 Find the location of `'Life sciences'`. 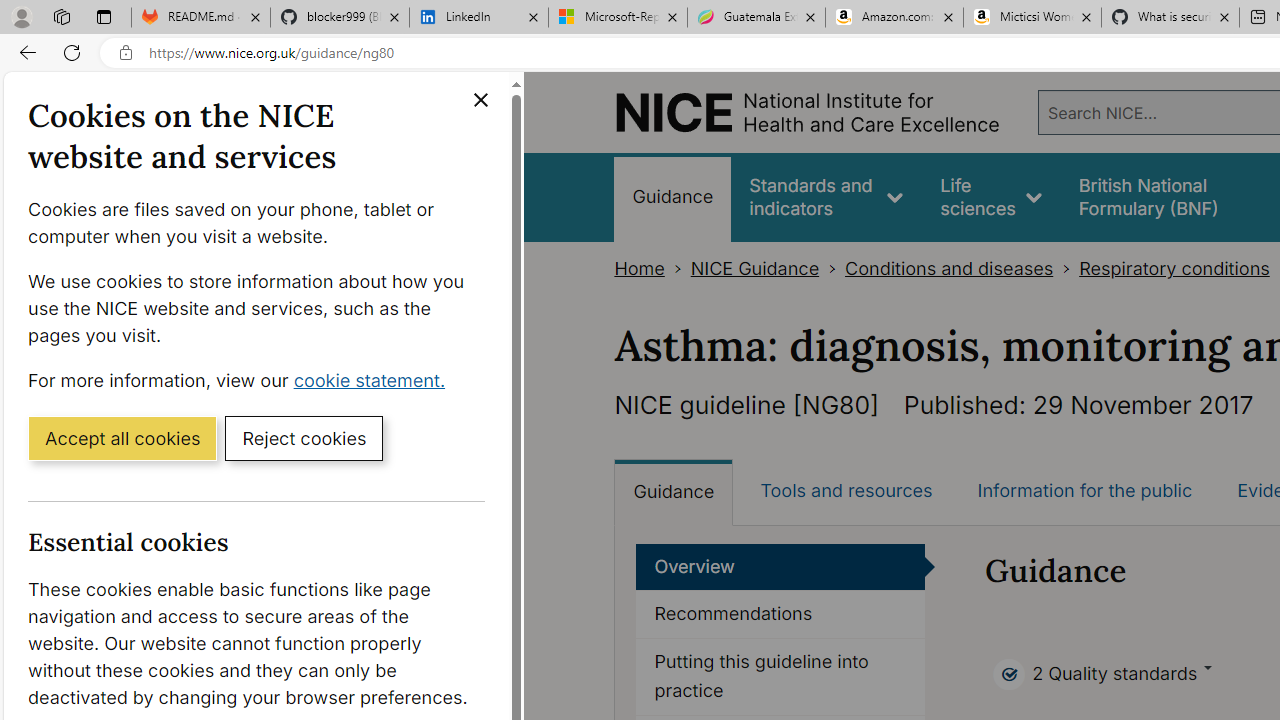

'Life sciences' is located at coordinates (991, 197).